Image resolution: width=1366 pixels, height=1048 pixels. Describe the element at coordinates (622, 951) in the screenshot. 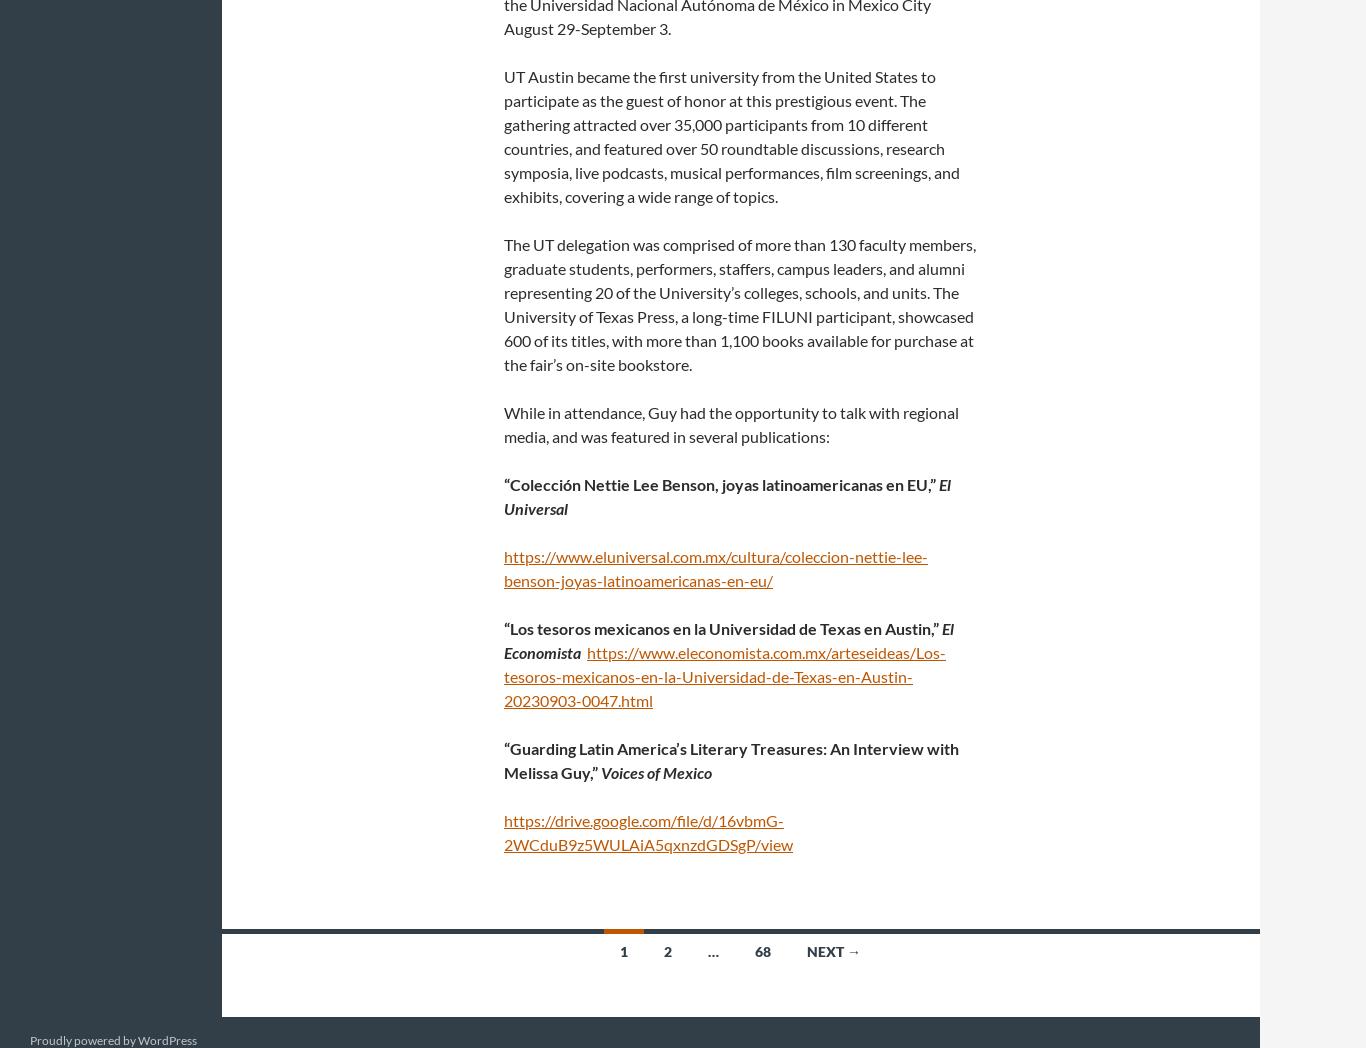

I see `'1'` at that location.